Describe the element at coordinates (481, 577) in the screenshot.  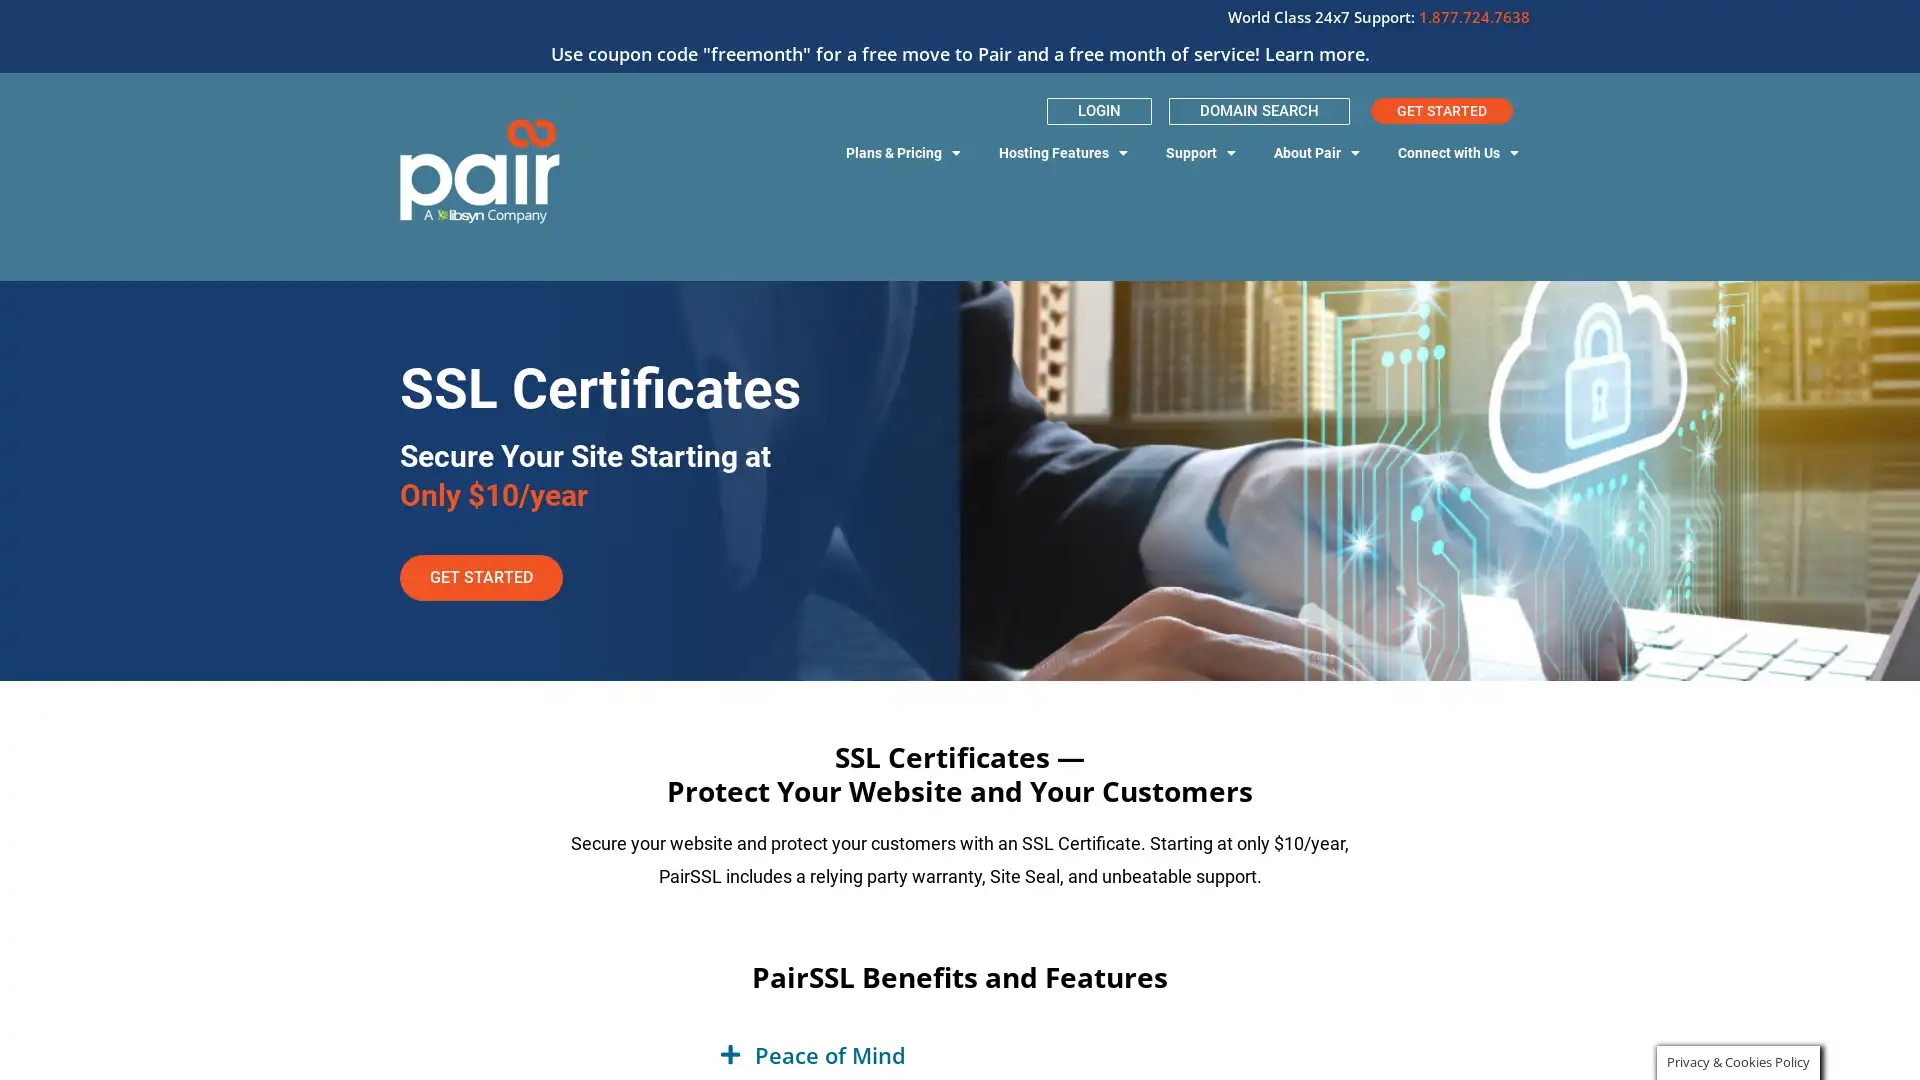
I see `GET STARTED` at that location.